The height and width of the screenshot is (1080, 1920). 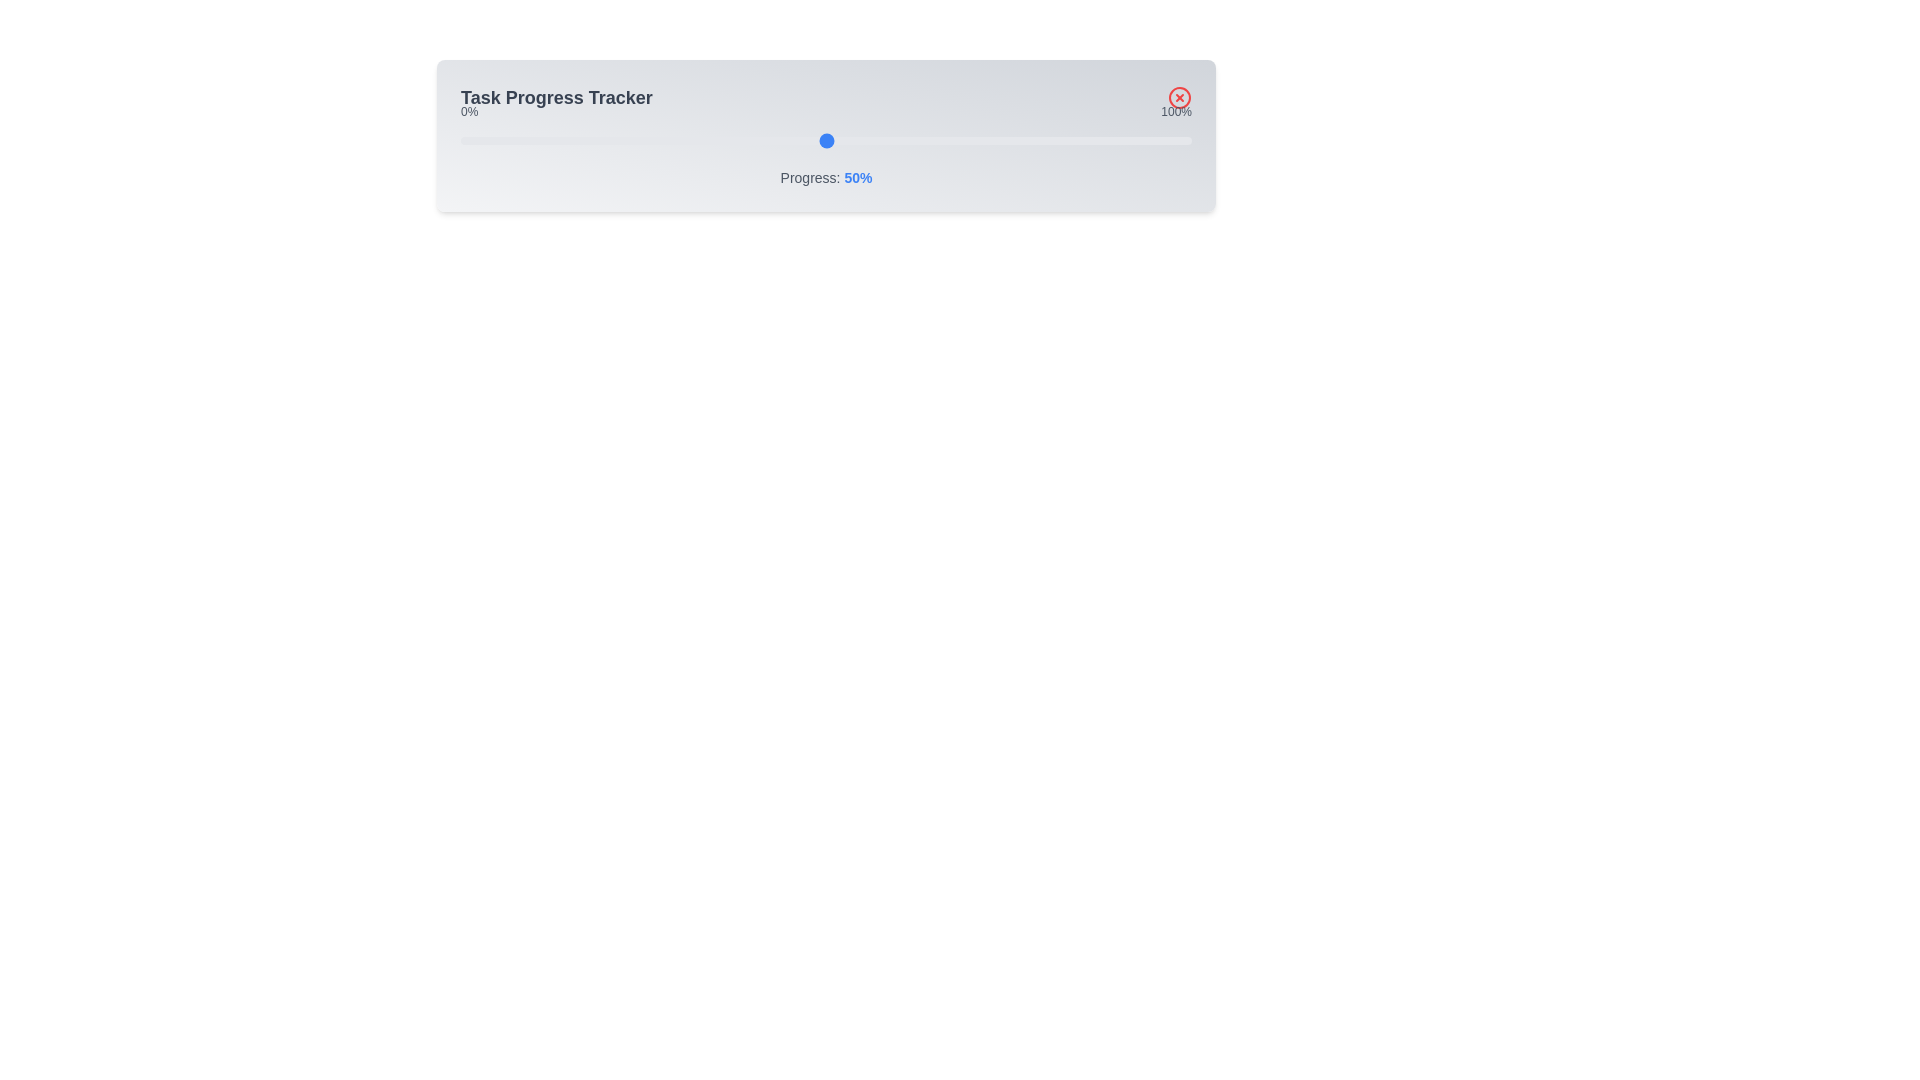 I want to click on the progress, so click(x=694, y=140).